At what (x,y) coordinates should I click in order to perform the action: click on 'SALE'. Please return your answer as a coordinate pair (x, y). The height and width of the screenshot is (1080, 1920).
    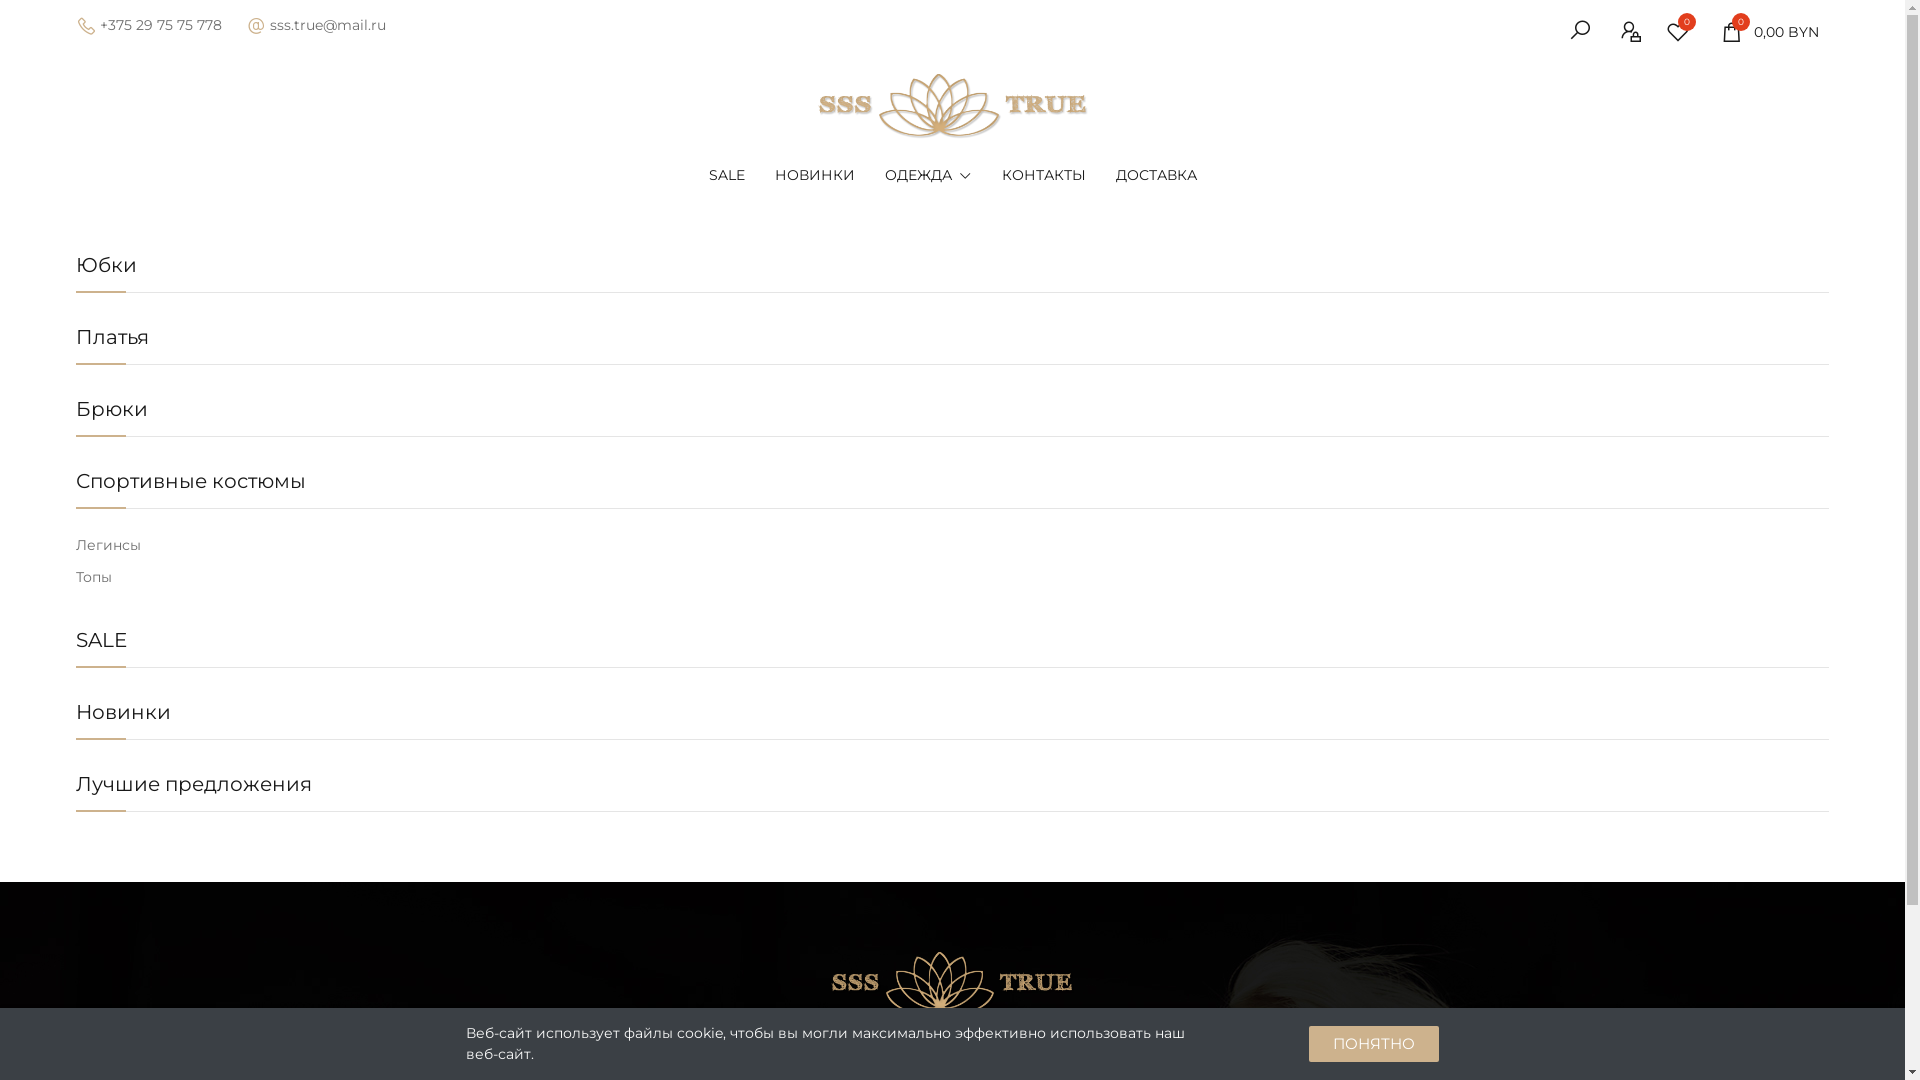
    Looking at the image, I should click on (725, 173).